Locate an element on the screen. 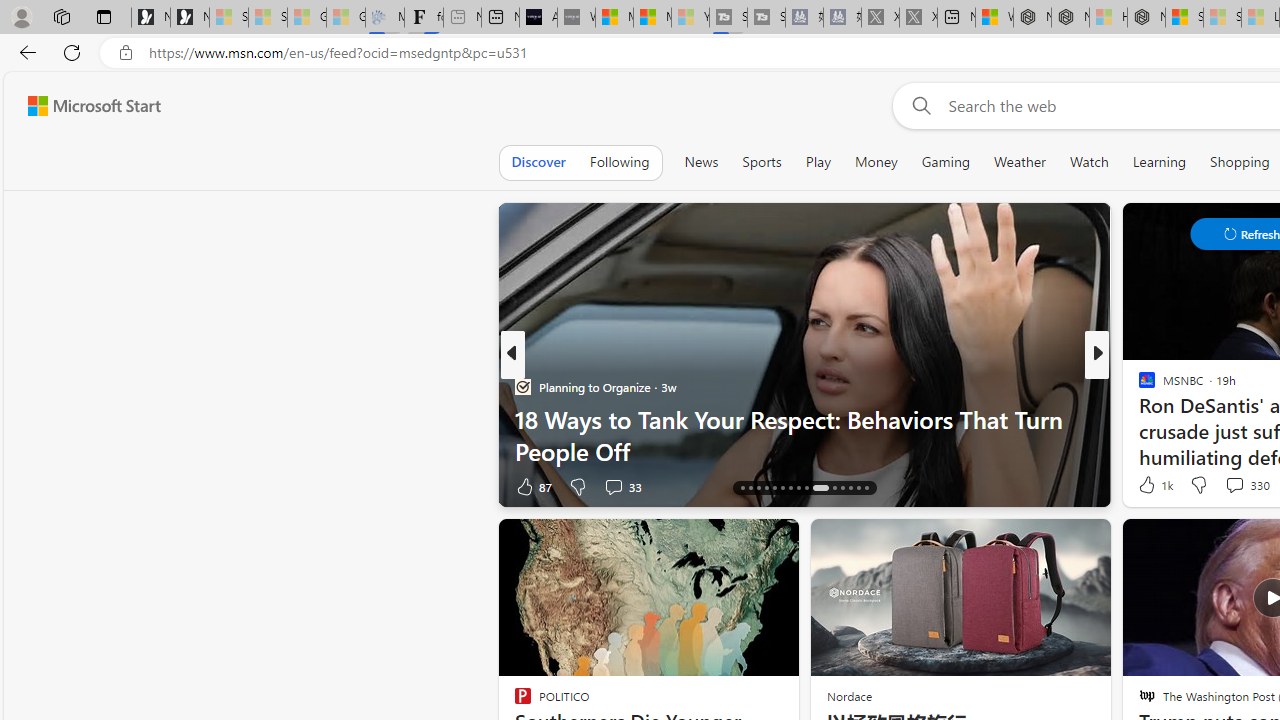  'Dislike' is located at coordinates (1198, 484).